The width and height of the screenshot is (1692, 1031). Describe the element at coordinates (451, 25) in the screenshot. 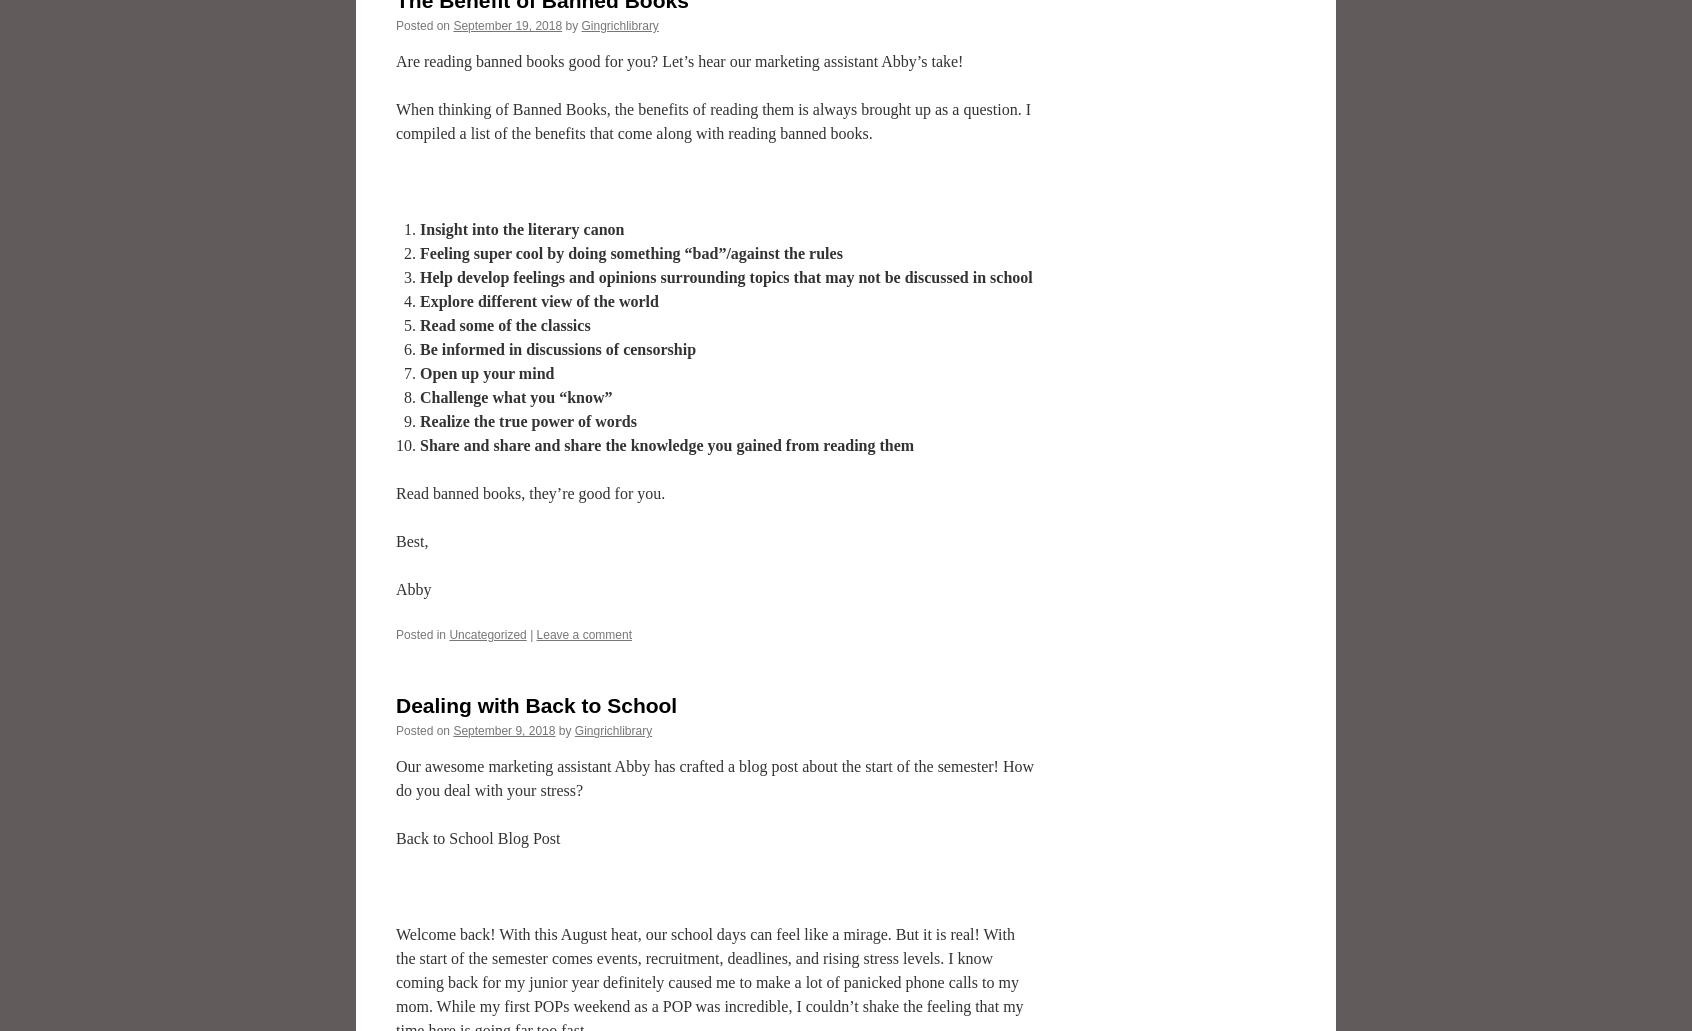

I see `'September 19, 2018'` at that location.